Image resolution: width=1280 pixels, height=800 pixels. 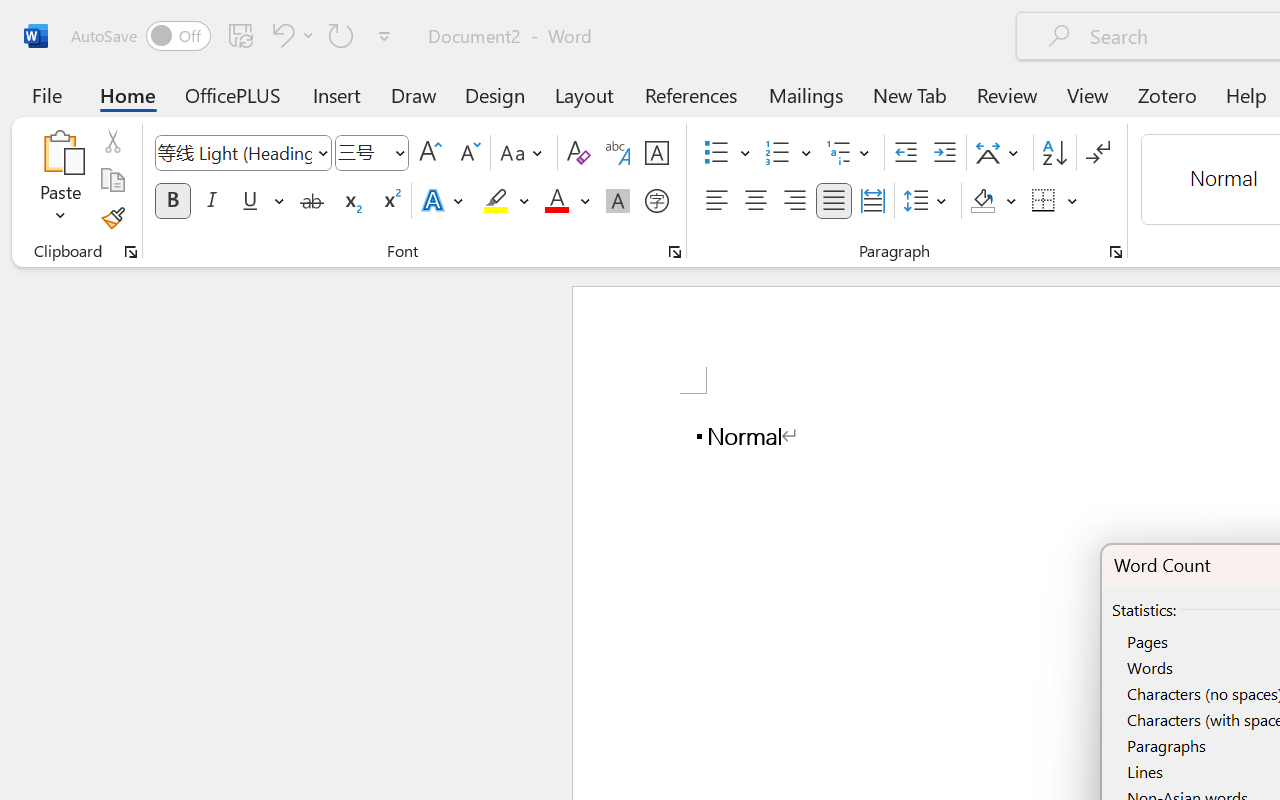 What do you see at coordinates (850, 153) in the screenshot?
I see `'Multilevel List'` at bounding box center [850, 153].